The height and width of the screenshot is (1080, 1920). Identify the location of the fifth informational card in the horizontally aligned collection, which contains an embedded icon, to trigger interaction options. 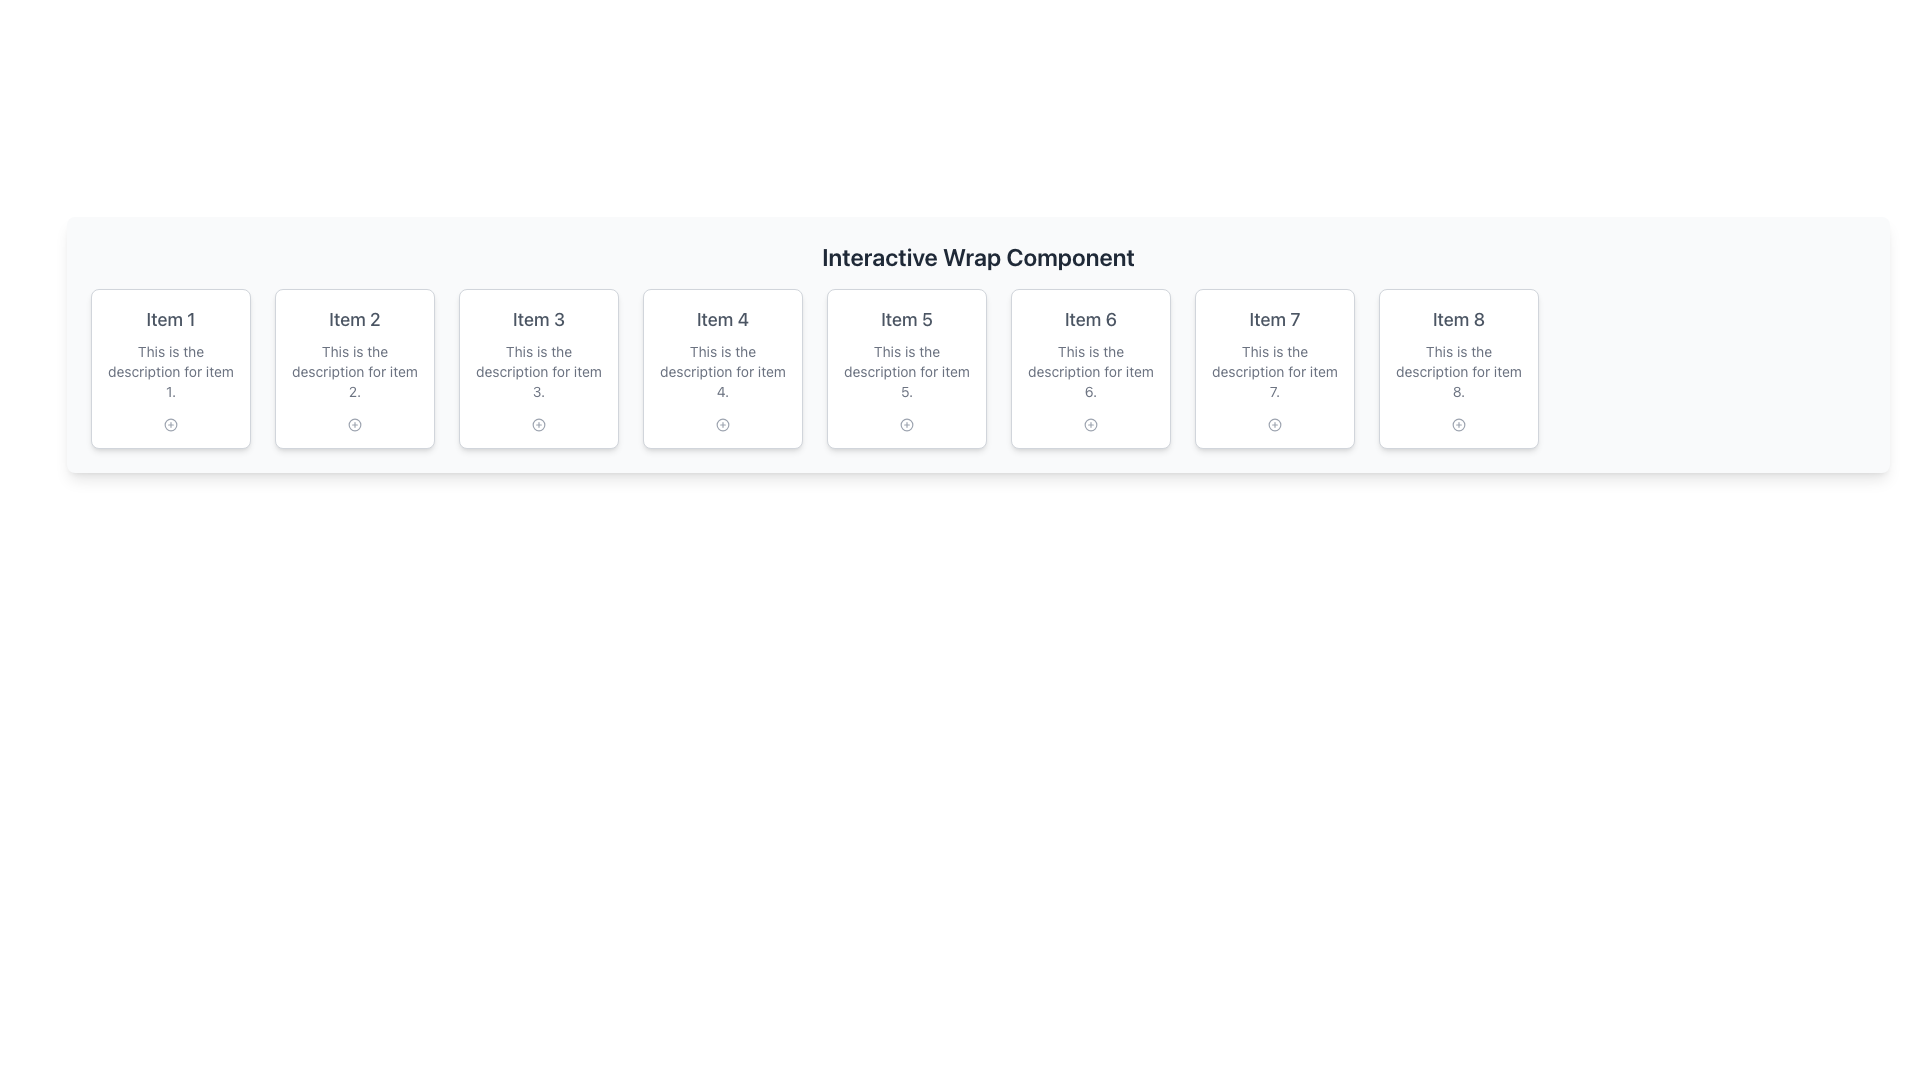
(906, 369).